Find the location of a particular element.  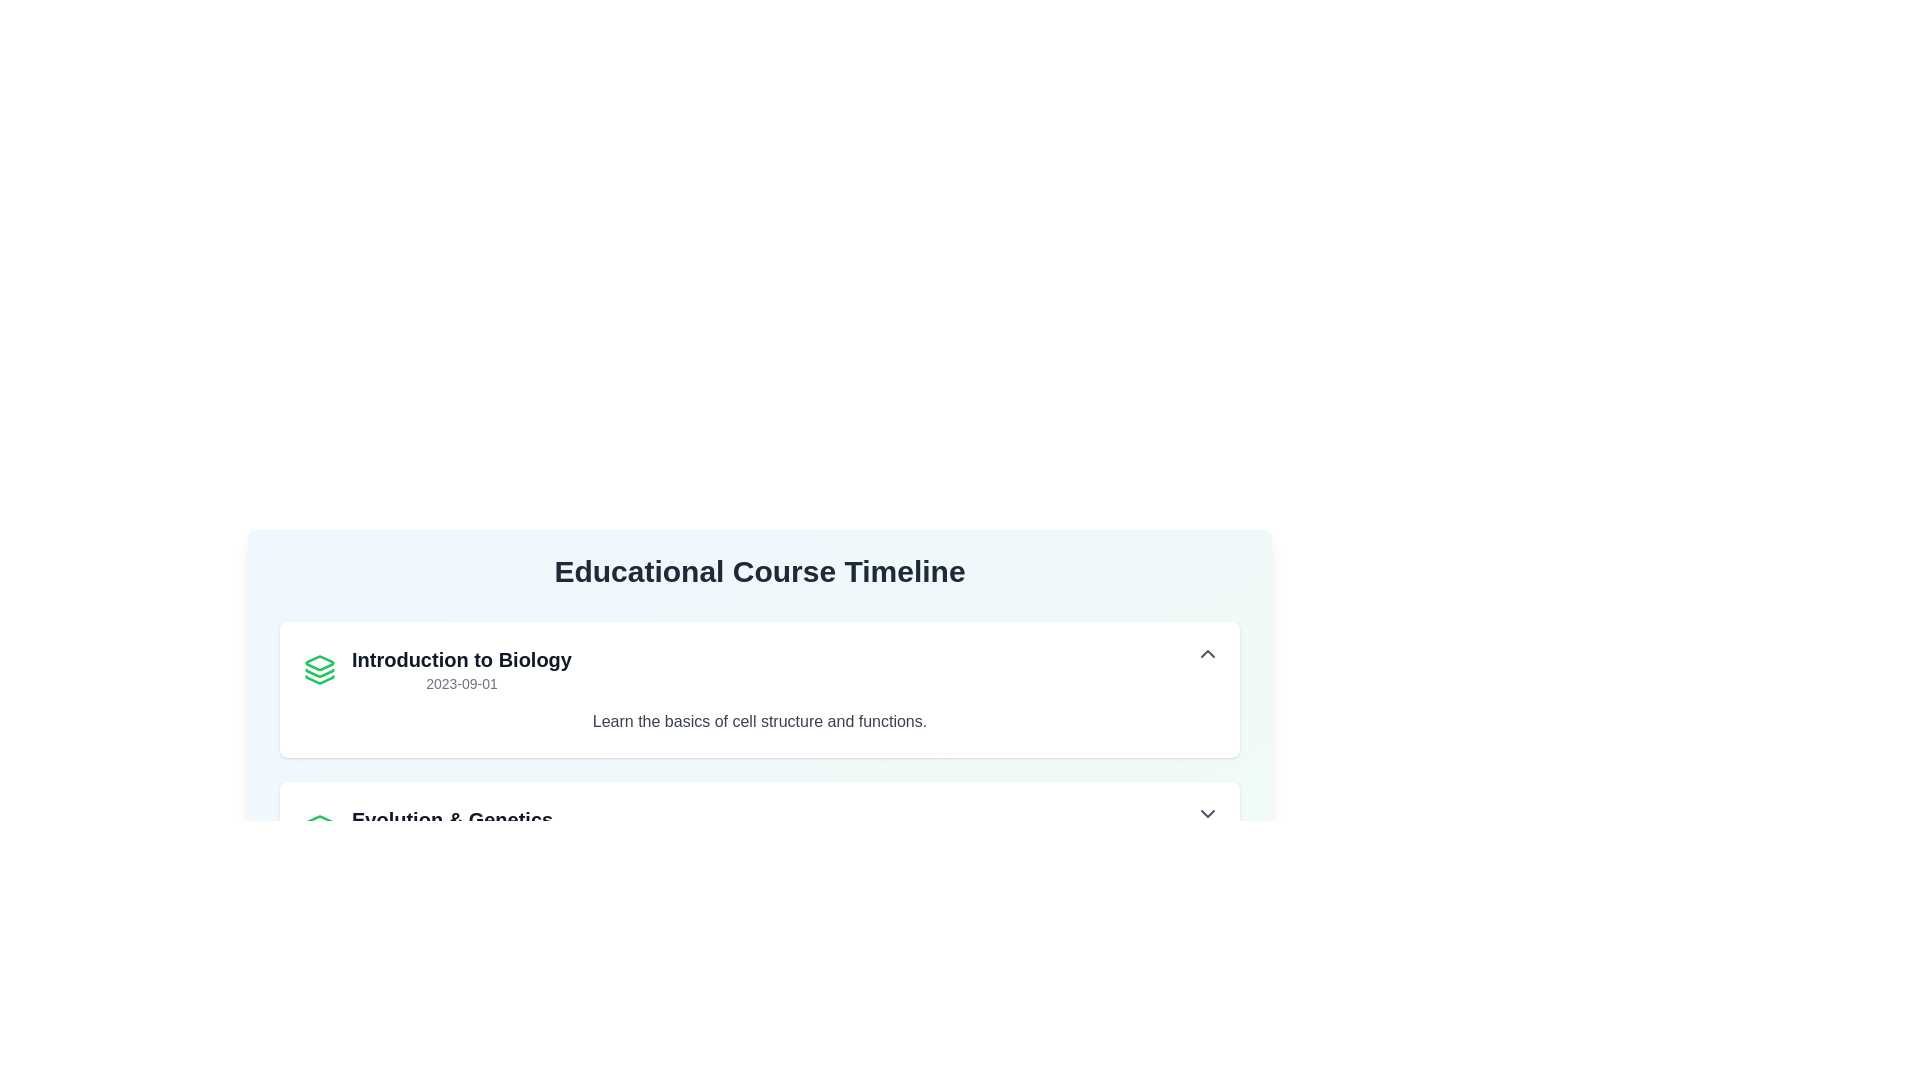

the text label that reads 'Learn the basics of cell structure and functions.' which is styled in gray color and located below the title 'Introduction to Biology' is located at coordinates (758, 721).